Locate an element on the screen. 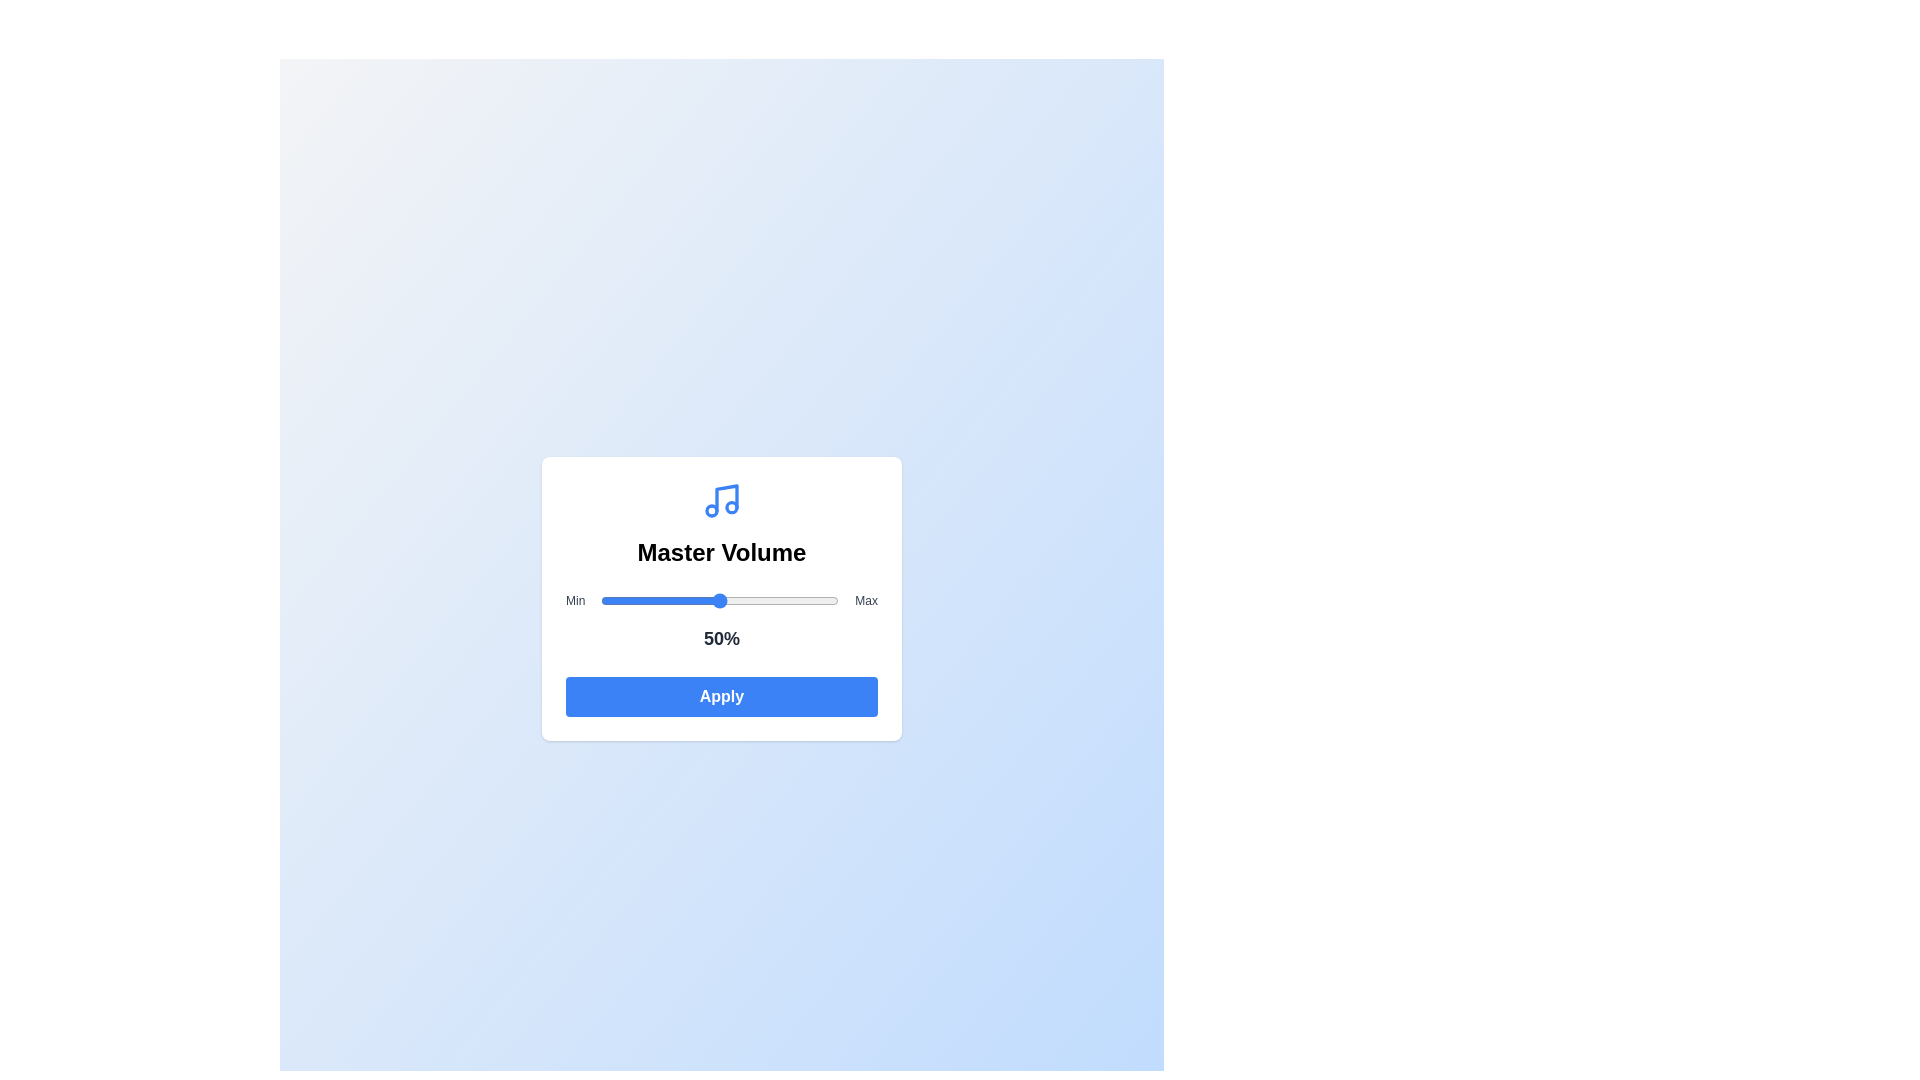  the volume slider to set the volume to 71% is located at coordinates (769, 600).